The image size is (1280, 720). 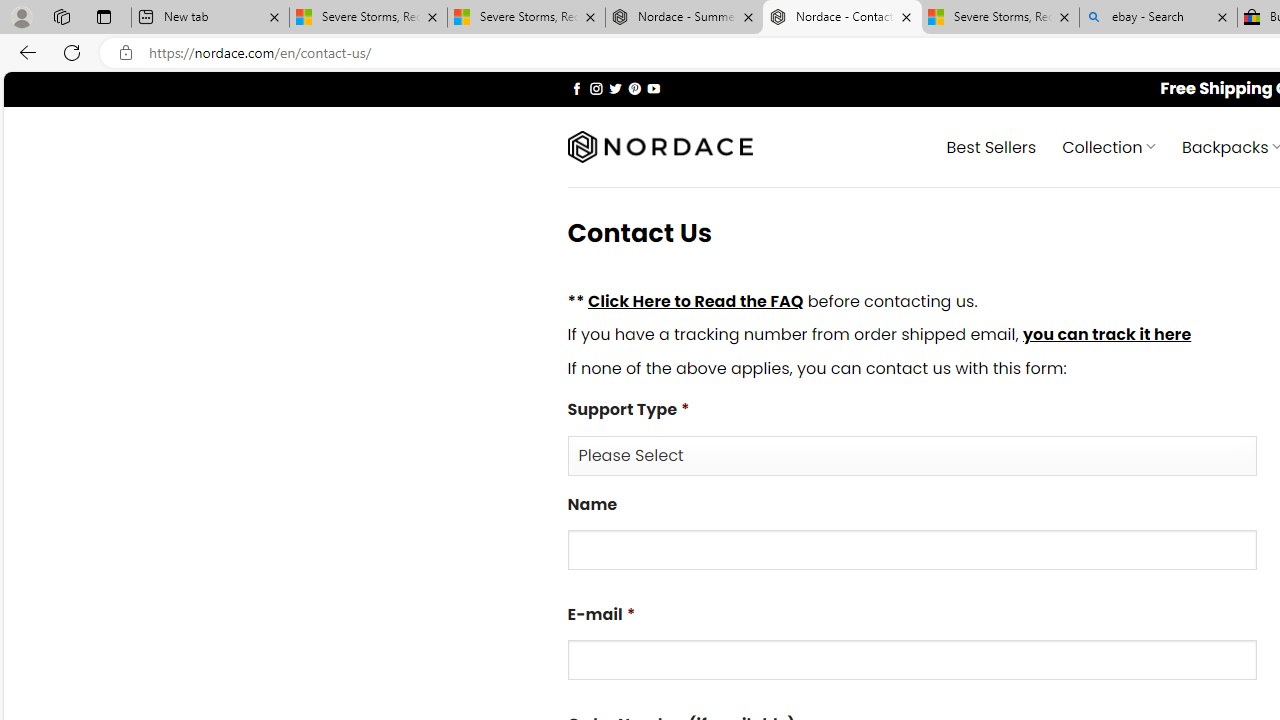 What do you see at coordinates (695, 300) in the screenshot?
I see `'Click Here to Read the FAQ'` at bounding box center [695, 300].